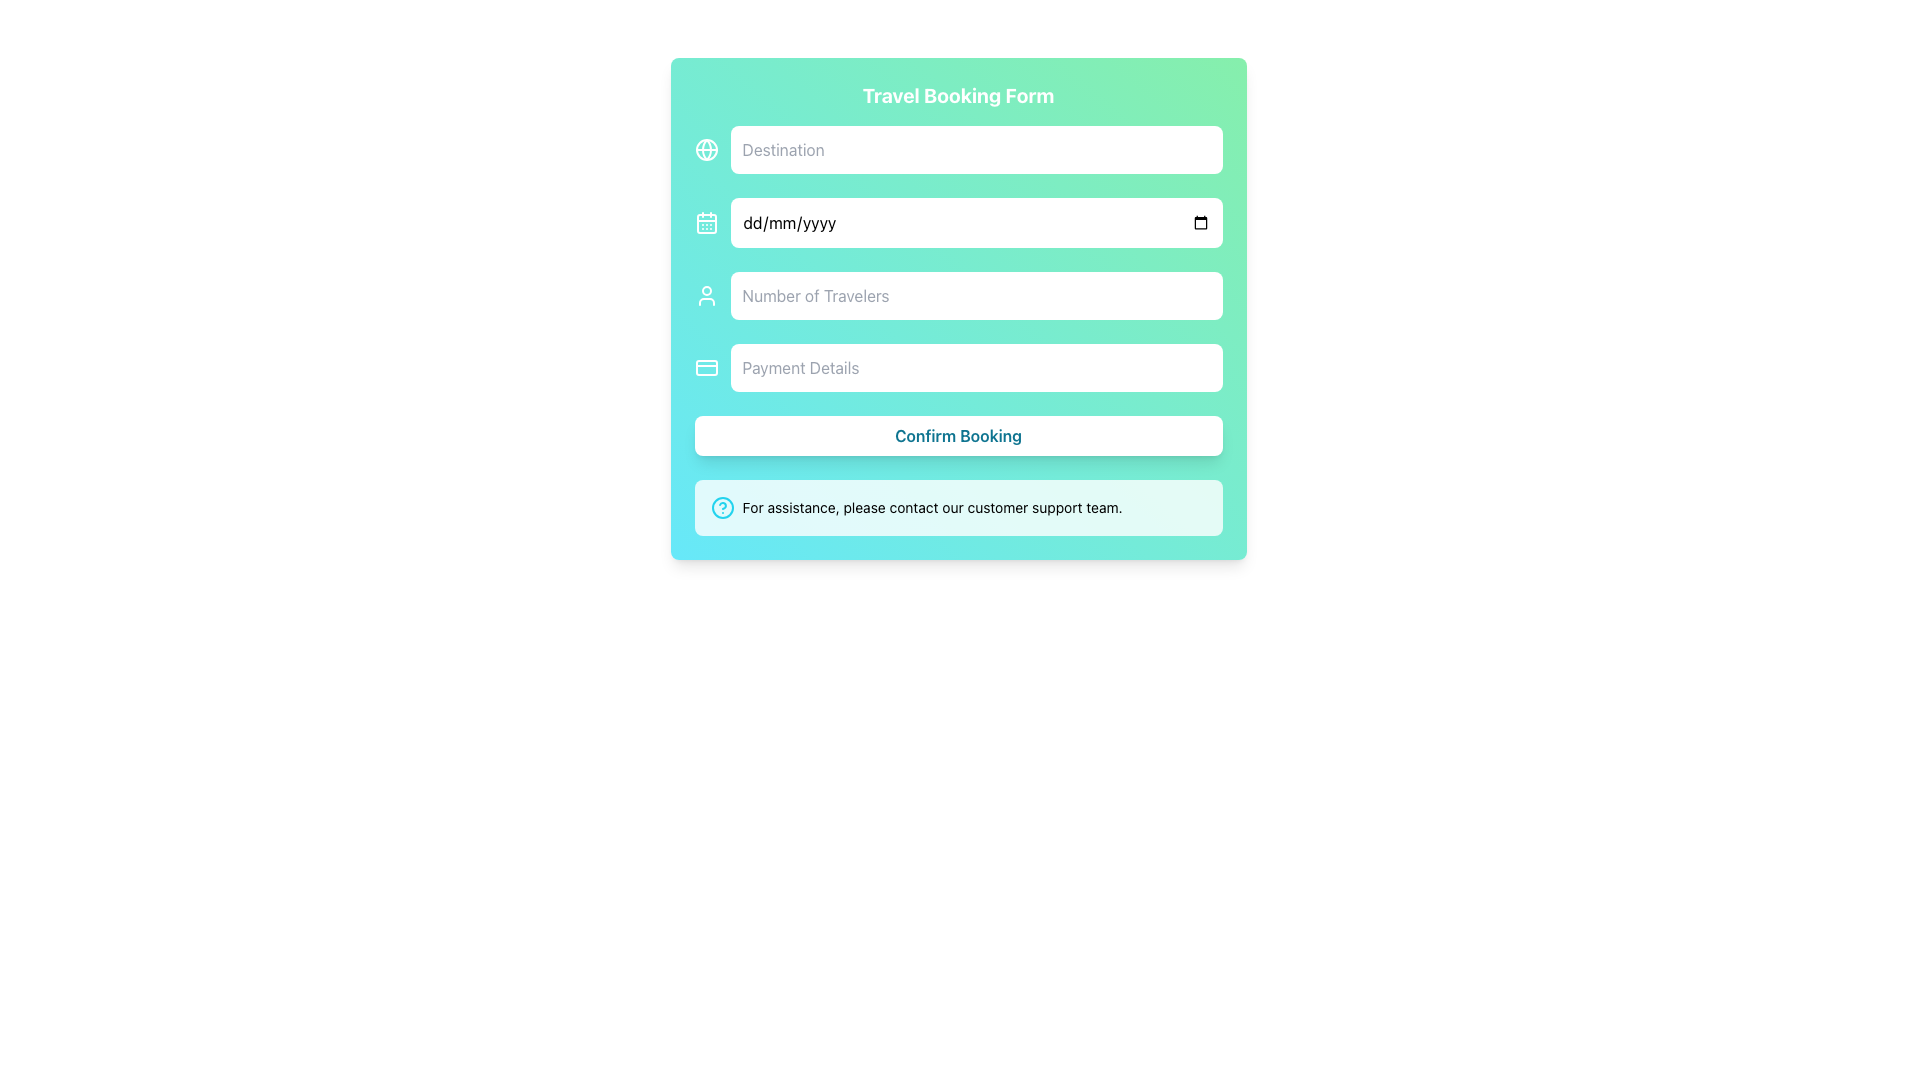 Image resolution: width=1920 pixels, height=1080 pixels. What do you see at coordinates (957, 367) in the screenshot?
I see `the fourth input field for payment details, positioned above the 'Confirm Booking' button` at bounding box center [957, 367].